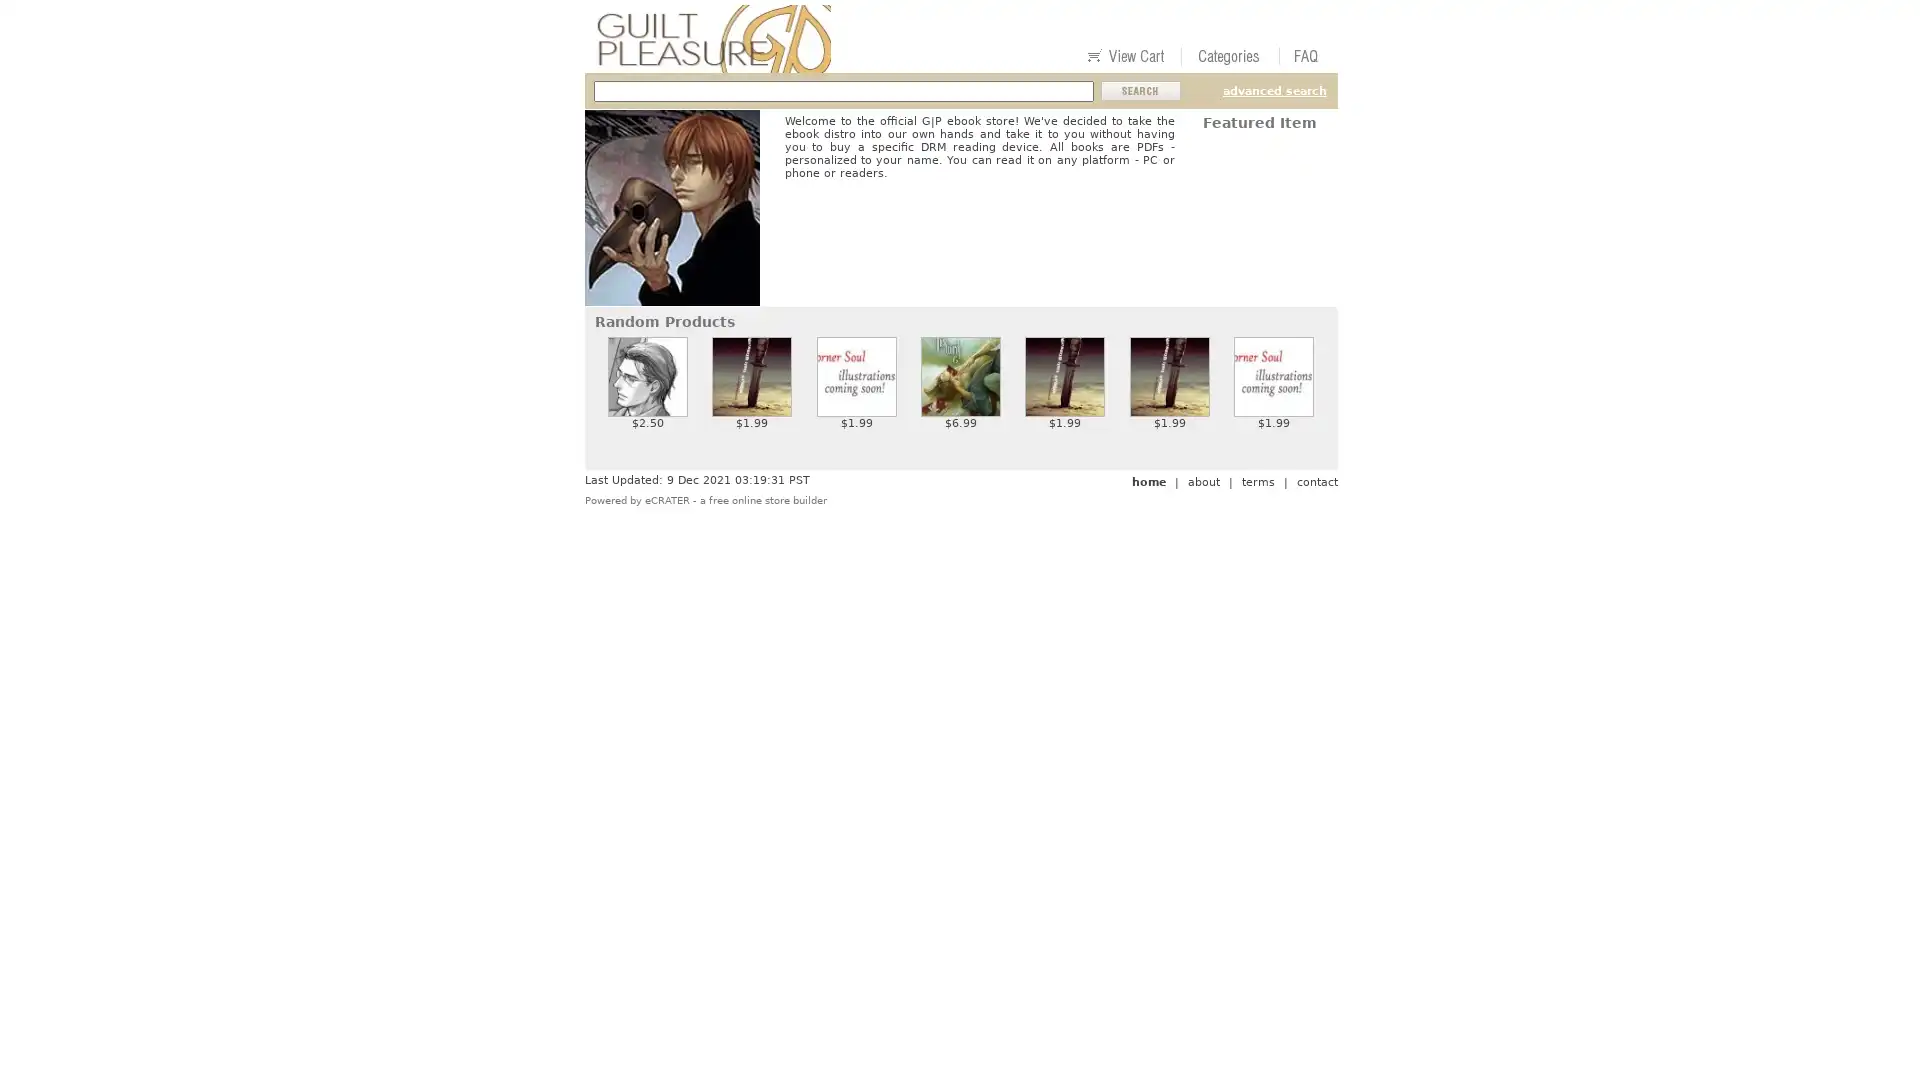 This screenshot has height=1080, width=1920. I want to click on Submit, so click(1140, 91).